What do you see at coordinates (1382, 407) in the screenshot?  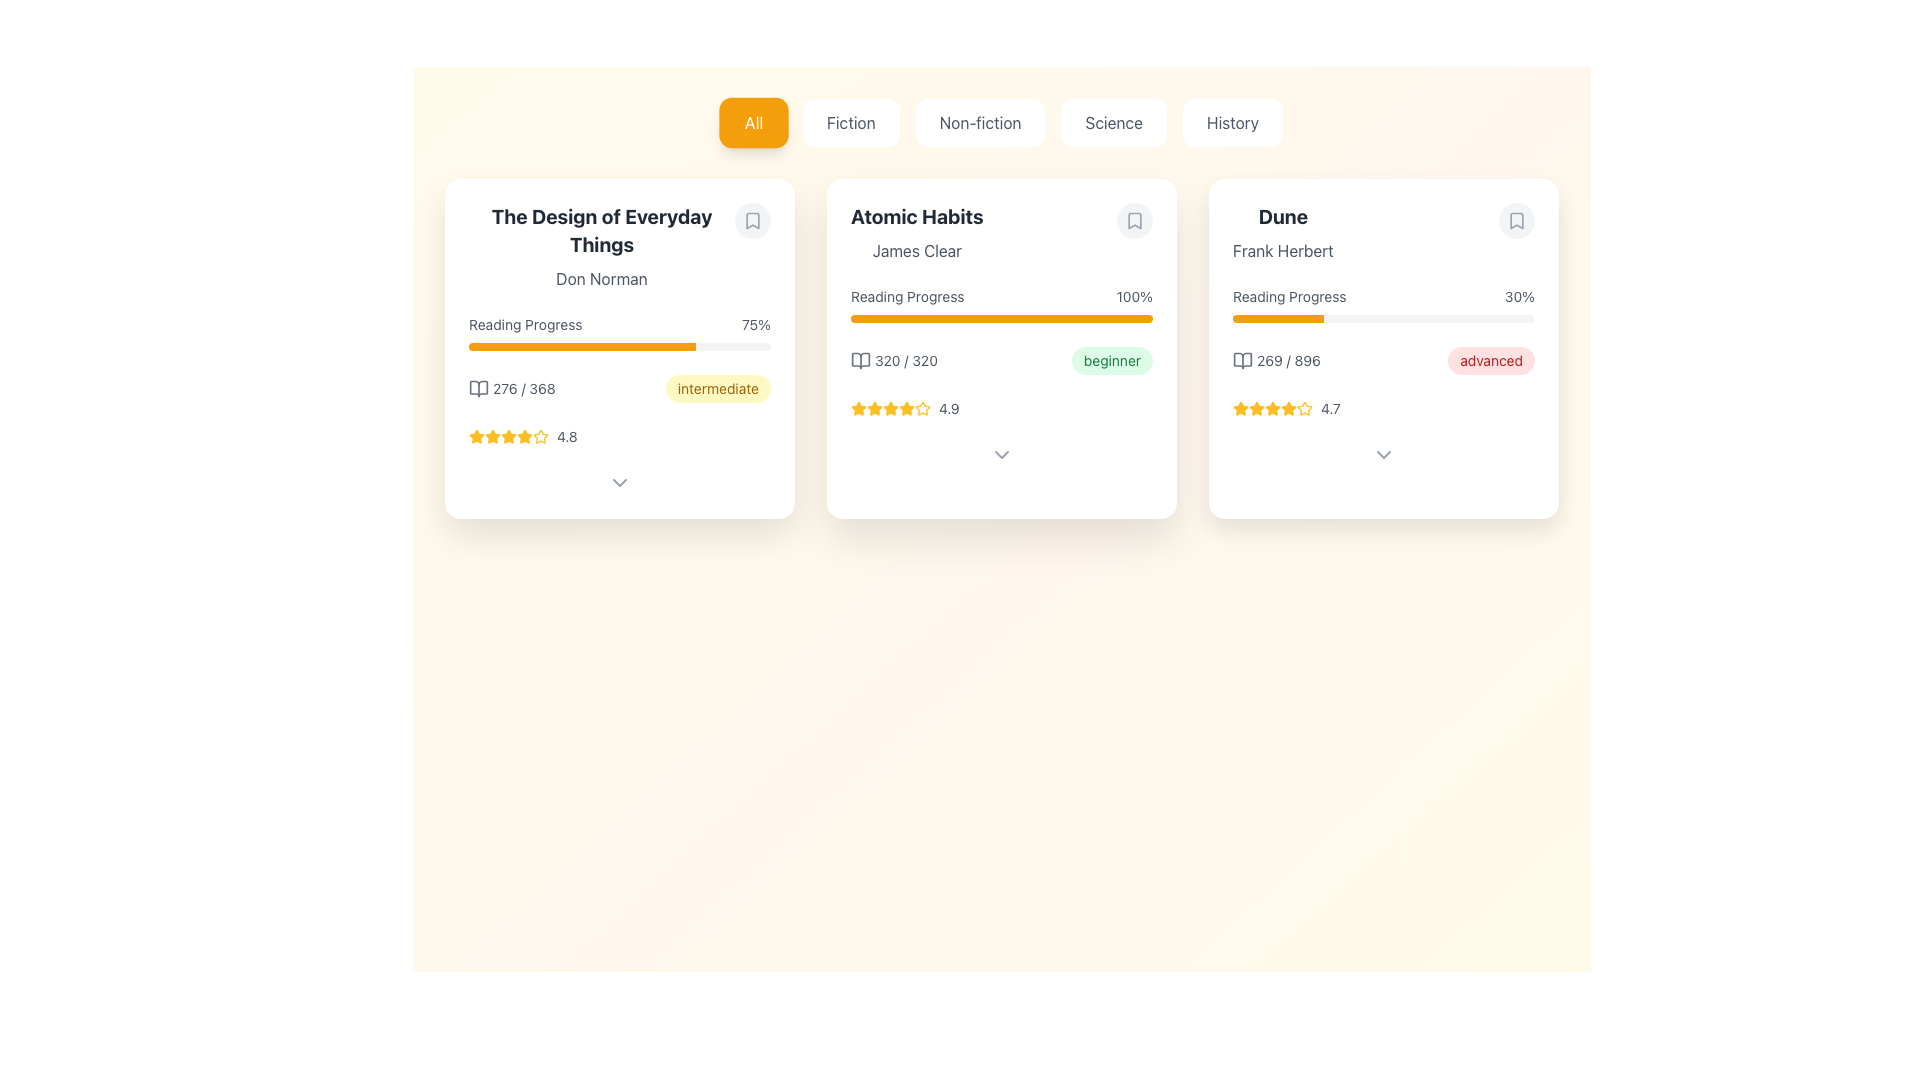 I see `rating score displayed in the rating component, which consists of five stars (four filled and one partially filled) and a numerical rating of '4.7' located in the 'Dune' card under the 'Advanced' label` at bounding box center [1382, 407].